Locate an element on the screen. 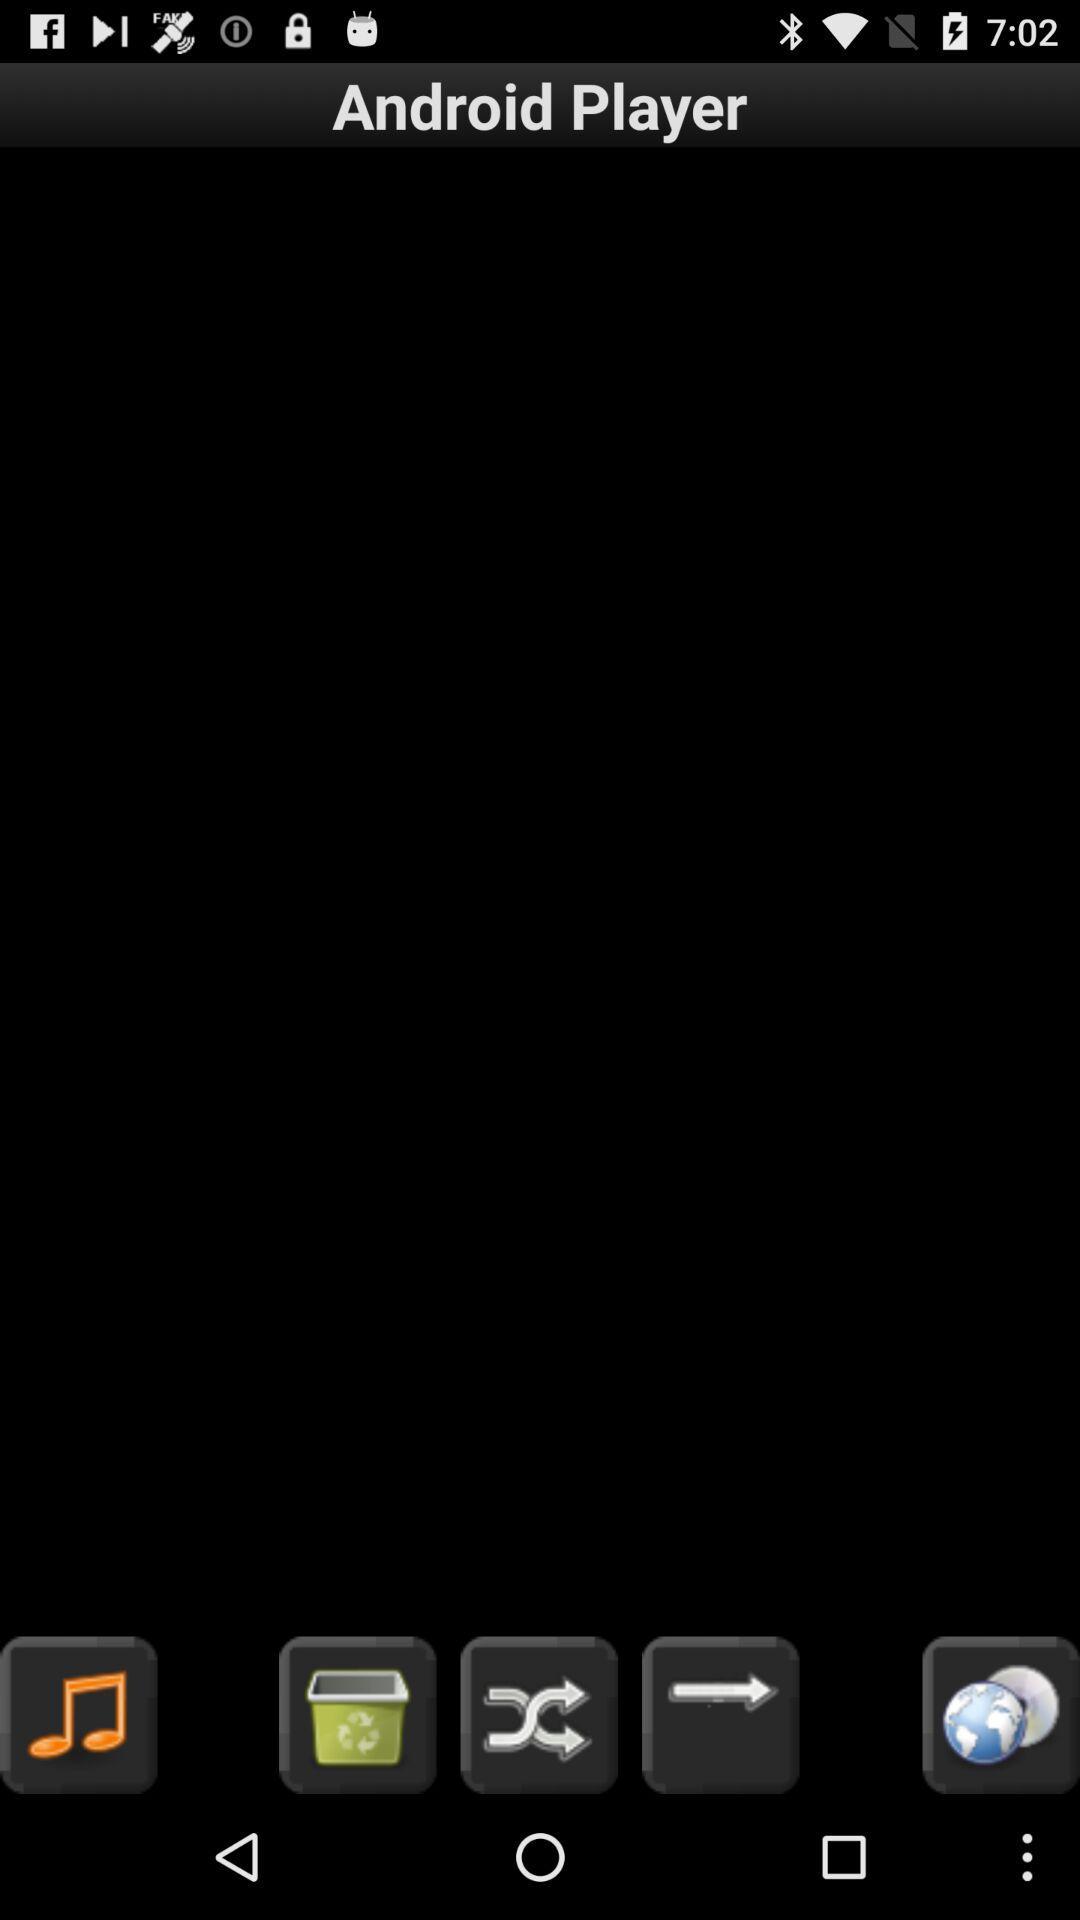 This screenshot has height=1920, width=1080. the music icon is located at coordinates (77, 1835).